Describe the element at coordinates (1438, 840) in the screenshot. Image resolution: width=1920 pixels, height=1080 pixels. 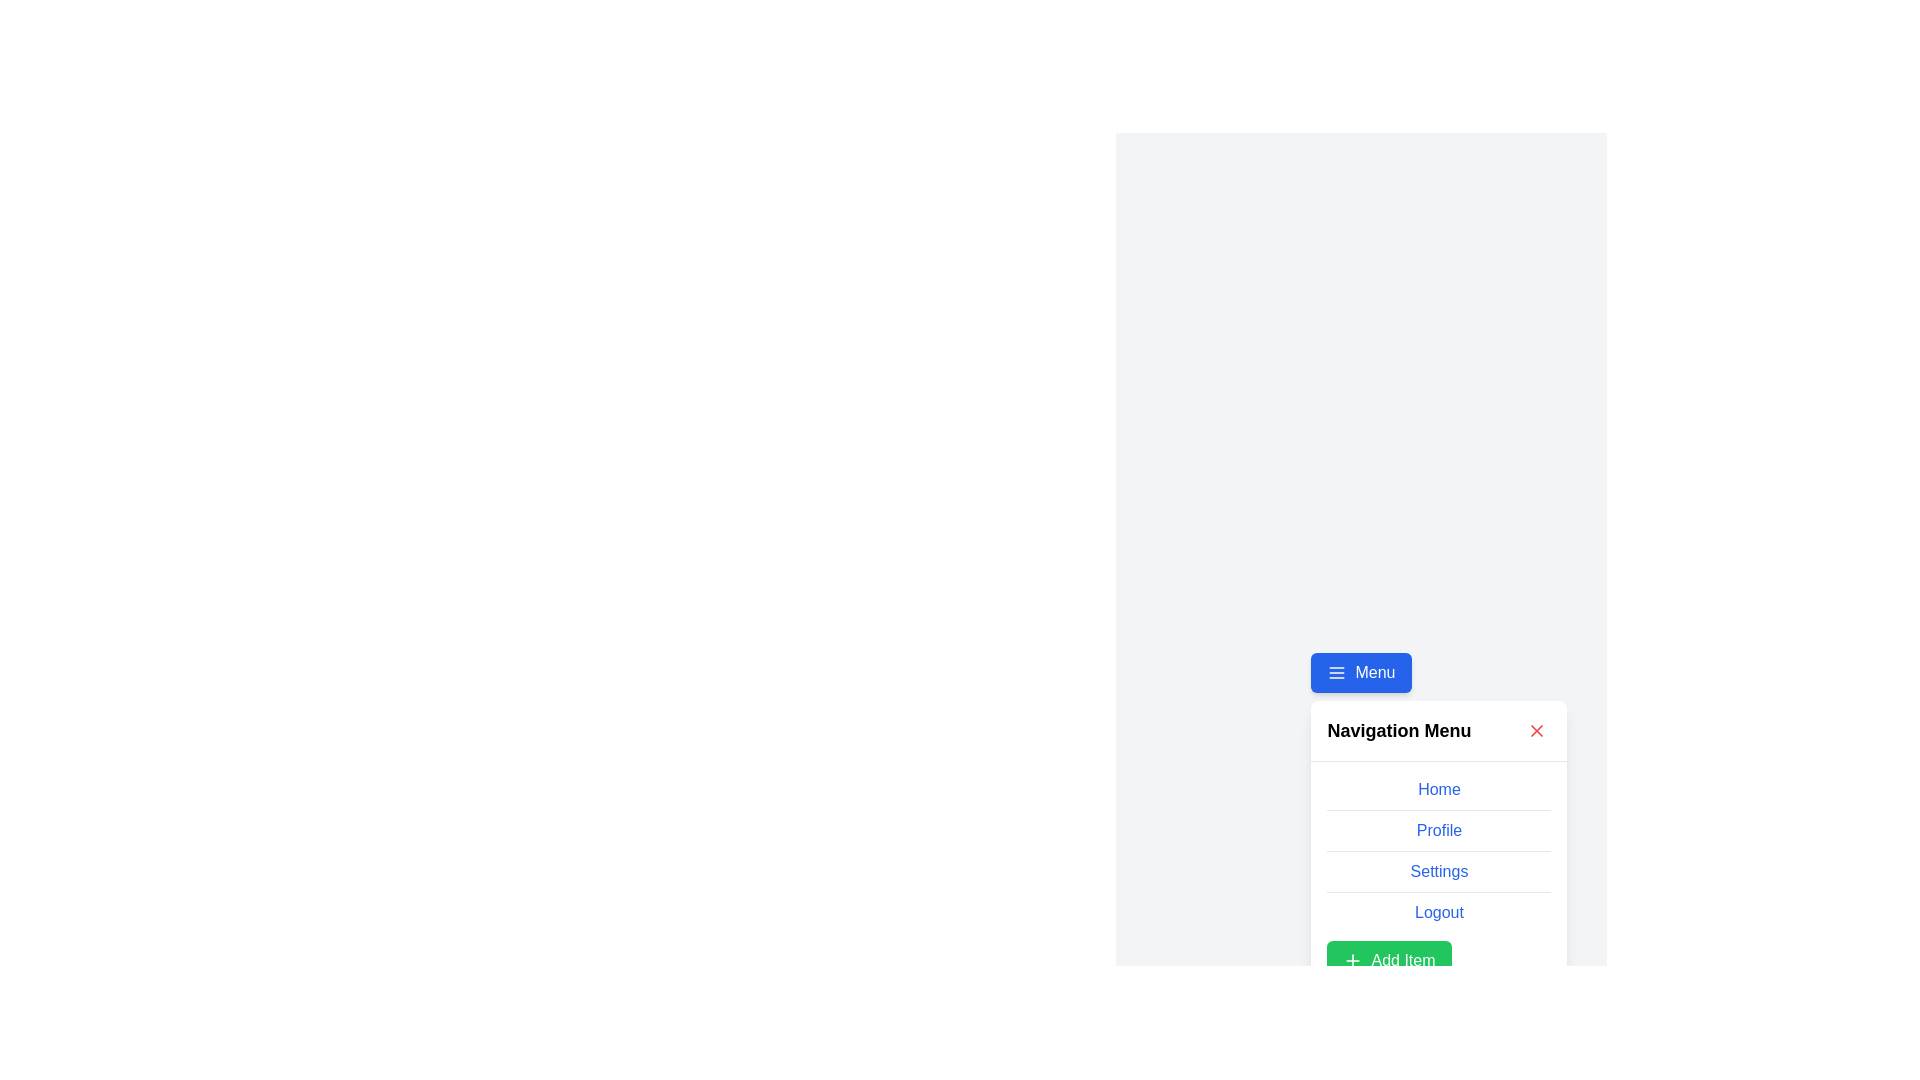
I see `the 'Profile' hyperlink, which is the second item in a vertical dropdown menu located on the right-hand side of the page` at that location.